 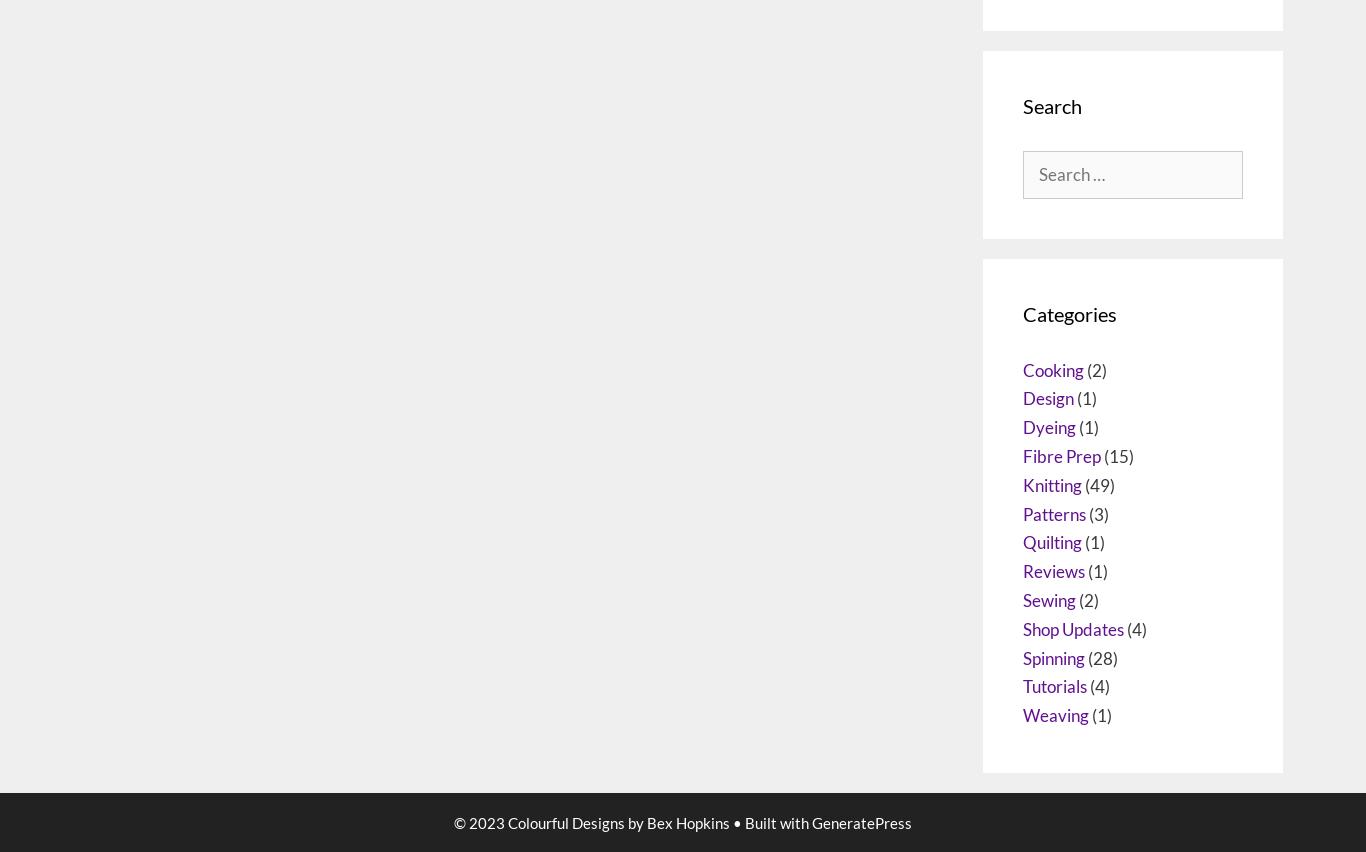 What do you see at coordinates (1047, 548) in the screenshot?
I see `'Design'` at bounding box center [1047, 548].